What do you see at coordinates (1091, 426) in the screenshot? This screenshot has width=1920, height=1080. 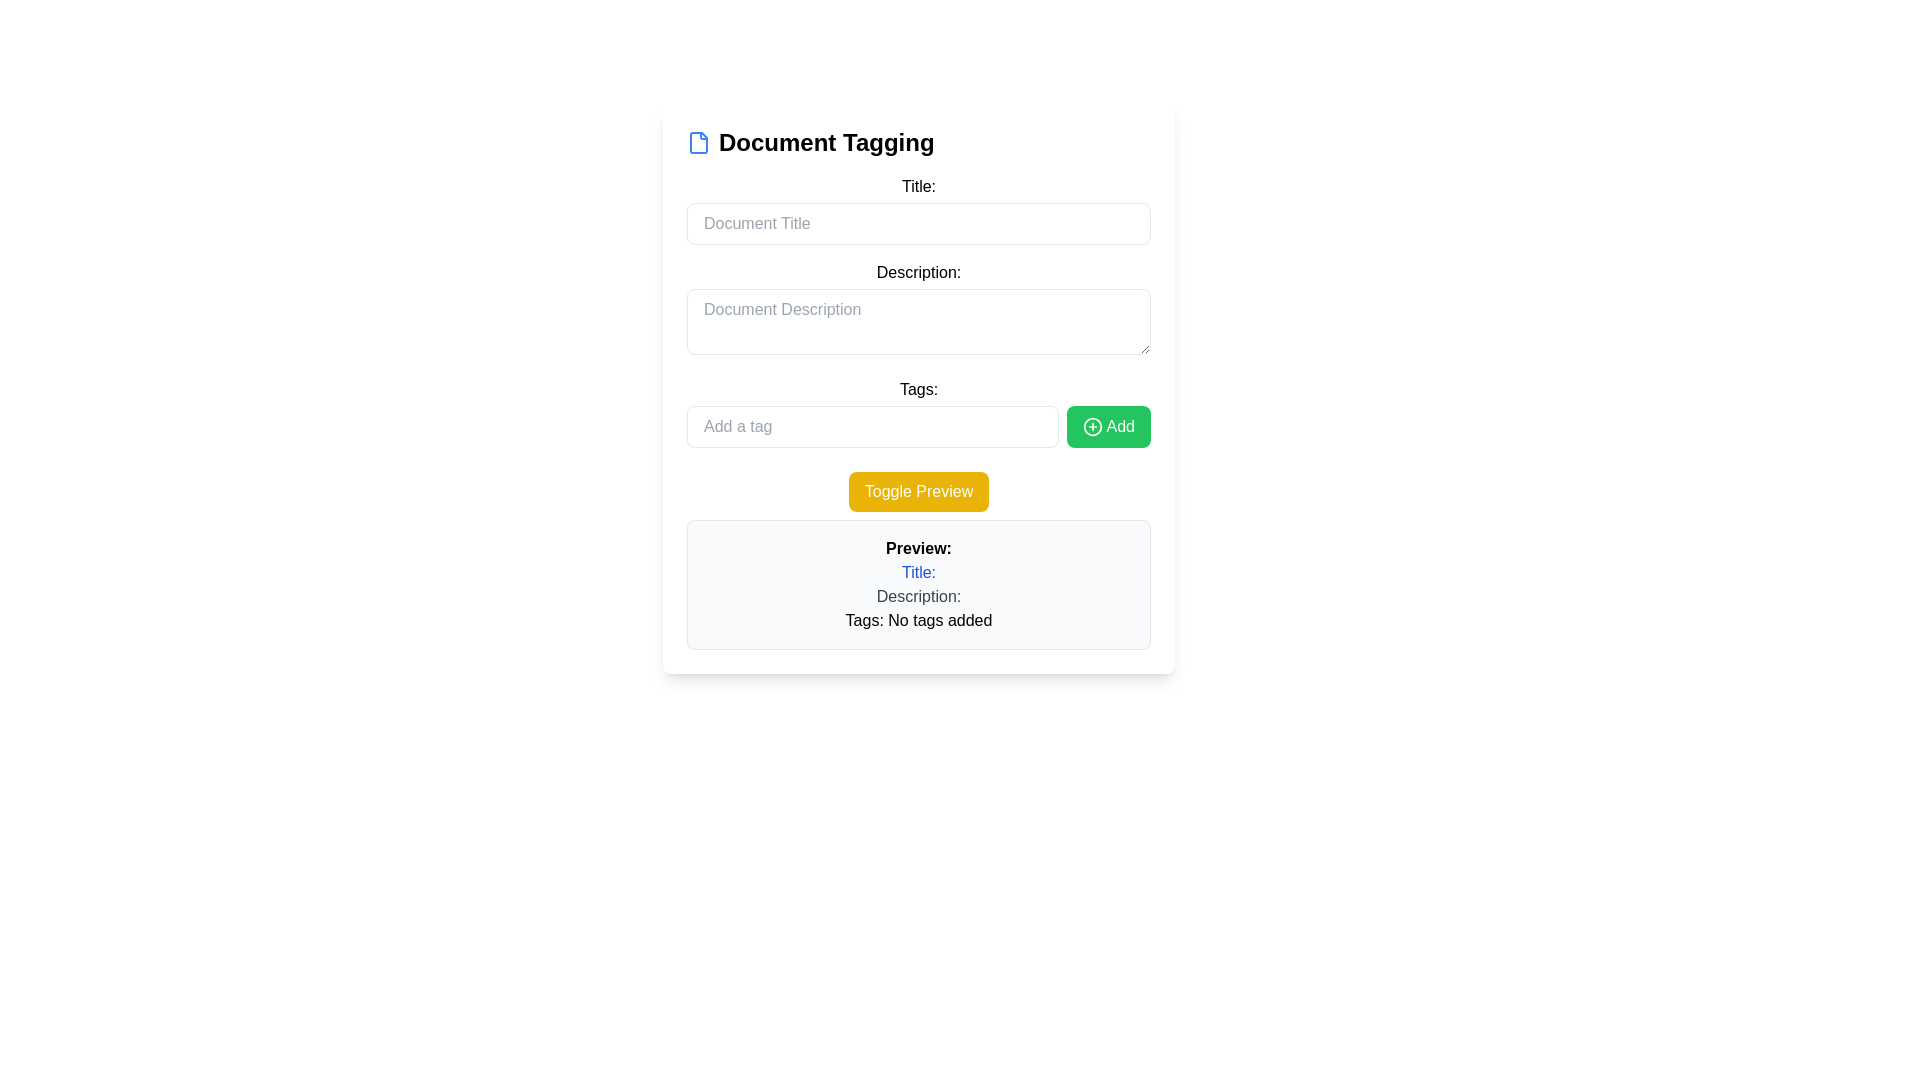 I see `the SVG circle component which is part of the 'Add' button located in the 'Tags' section` at bounding box center [1091, 426].